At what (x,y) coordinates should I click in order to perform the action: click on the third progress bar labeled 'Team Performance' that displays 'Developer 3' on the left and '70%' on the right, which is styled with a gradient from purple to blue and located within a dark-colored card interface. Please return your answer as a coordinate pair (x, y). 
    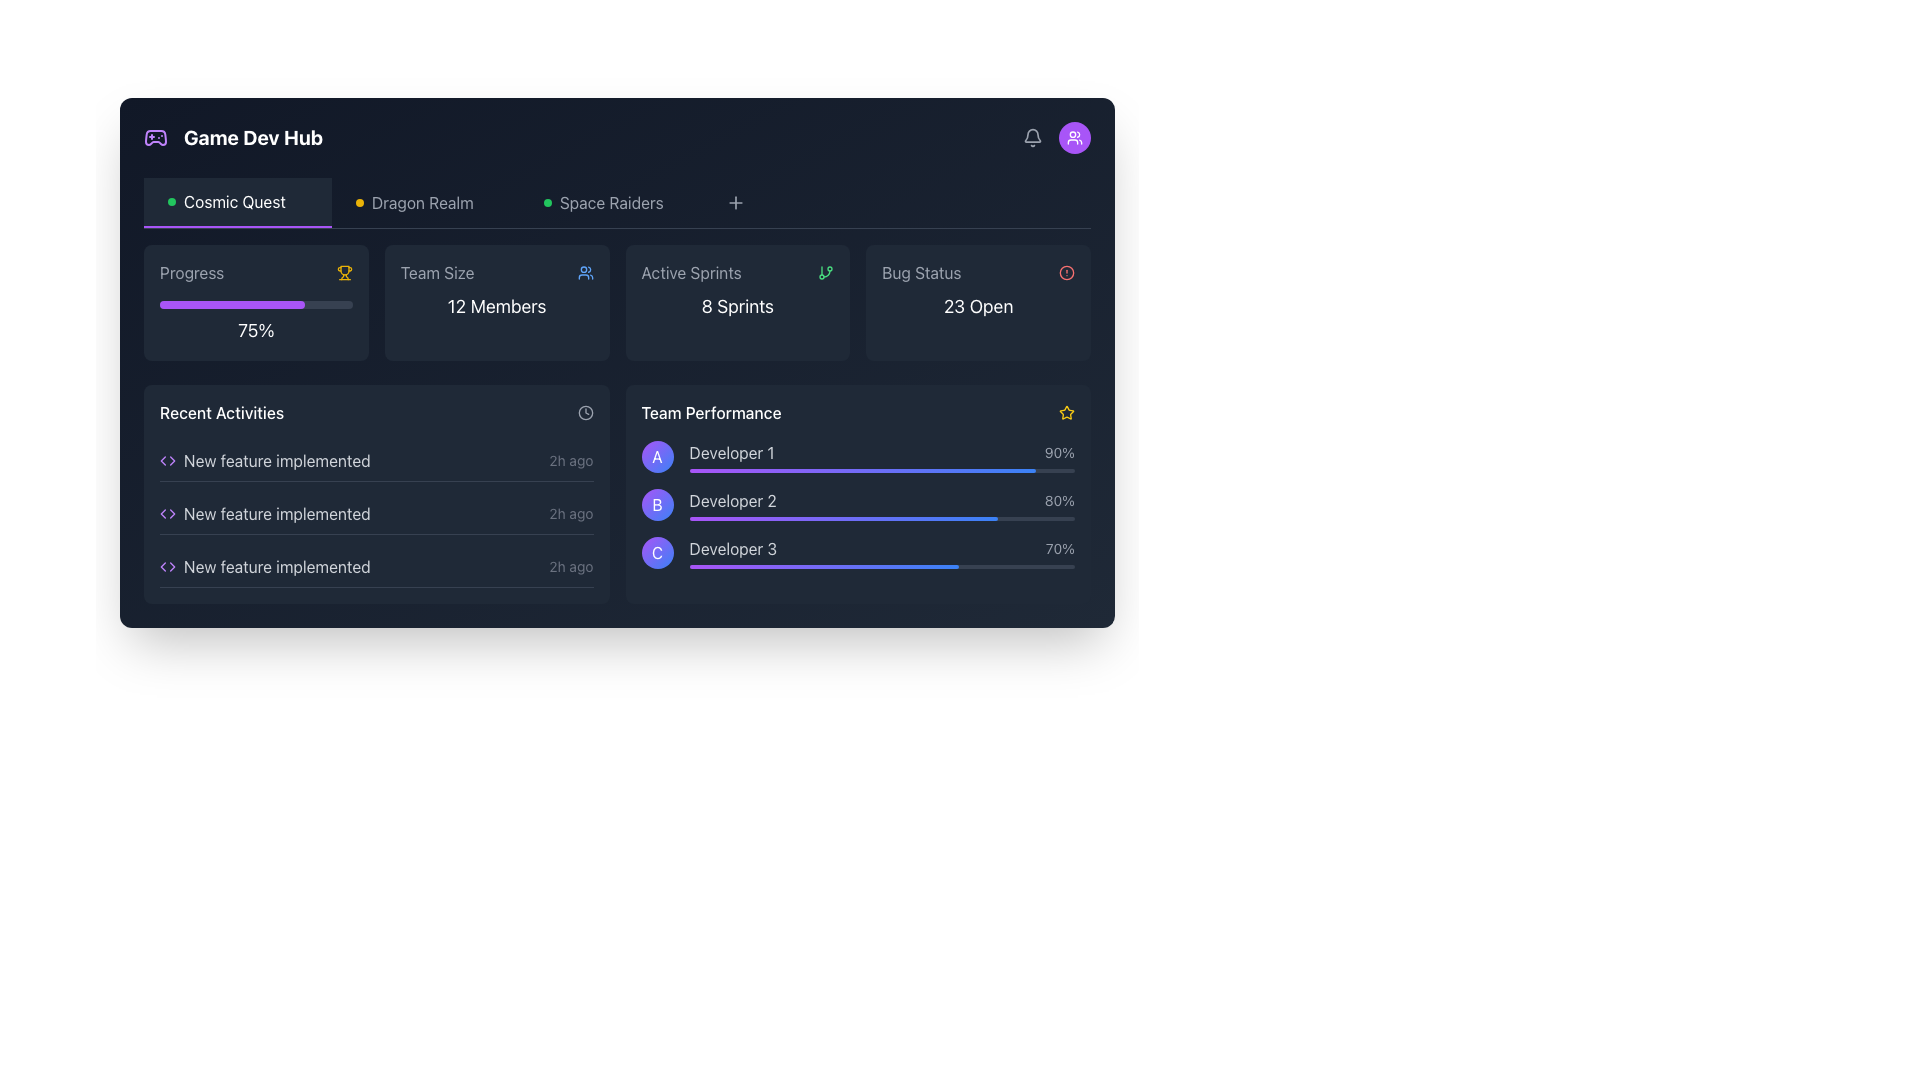
    Looking at the image, I should click on (881, 552).